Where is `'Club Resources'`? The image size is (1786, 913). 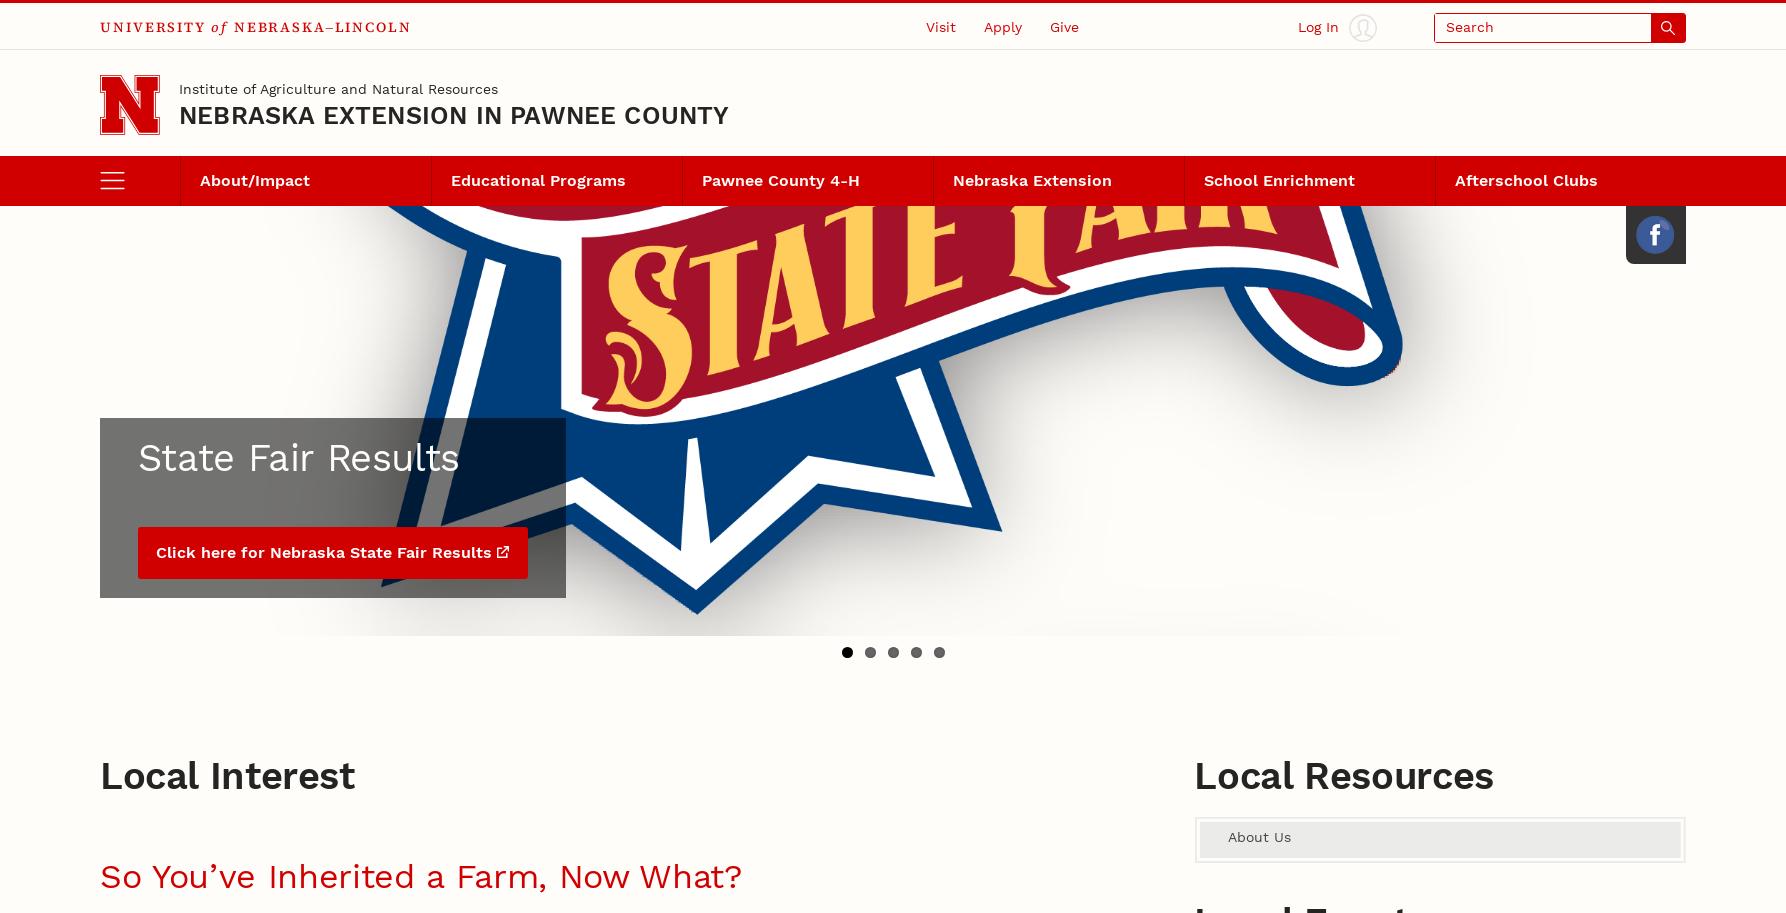 'Club Resources' is located at coordinates (100, 257).